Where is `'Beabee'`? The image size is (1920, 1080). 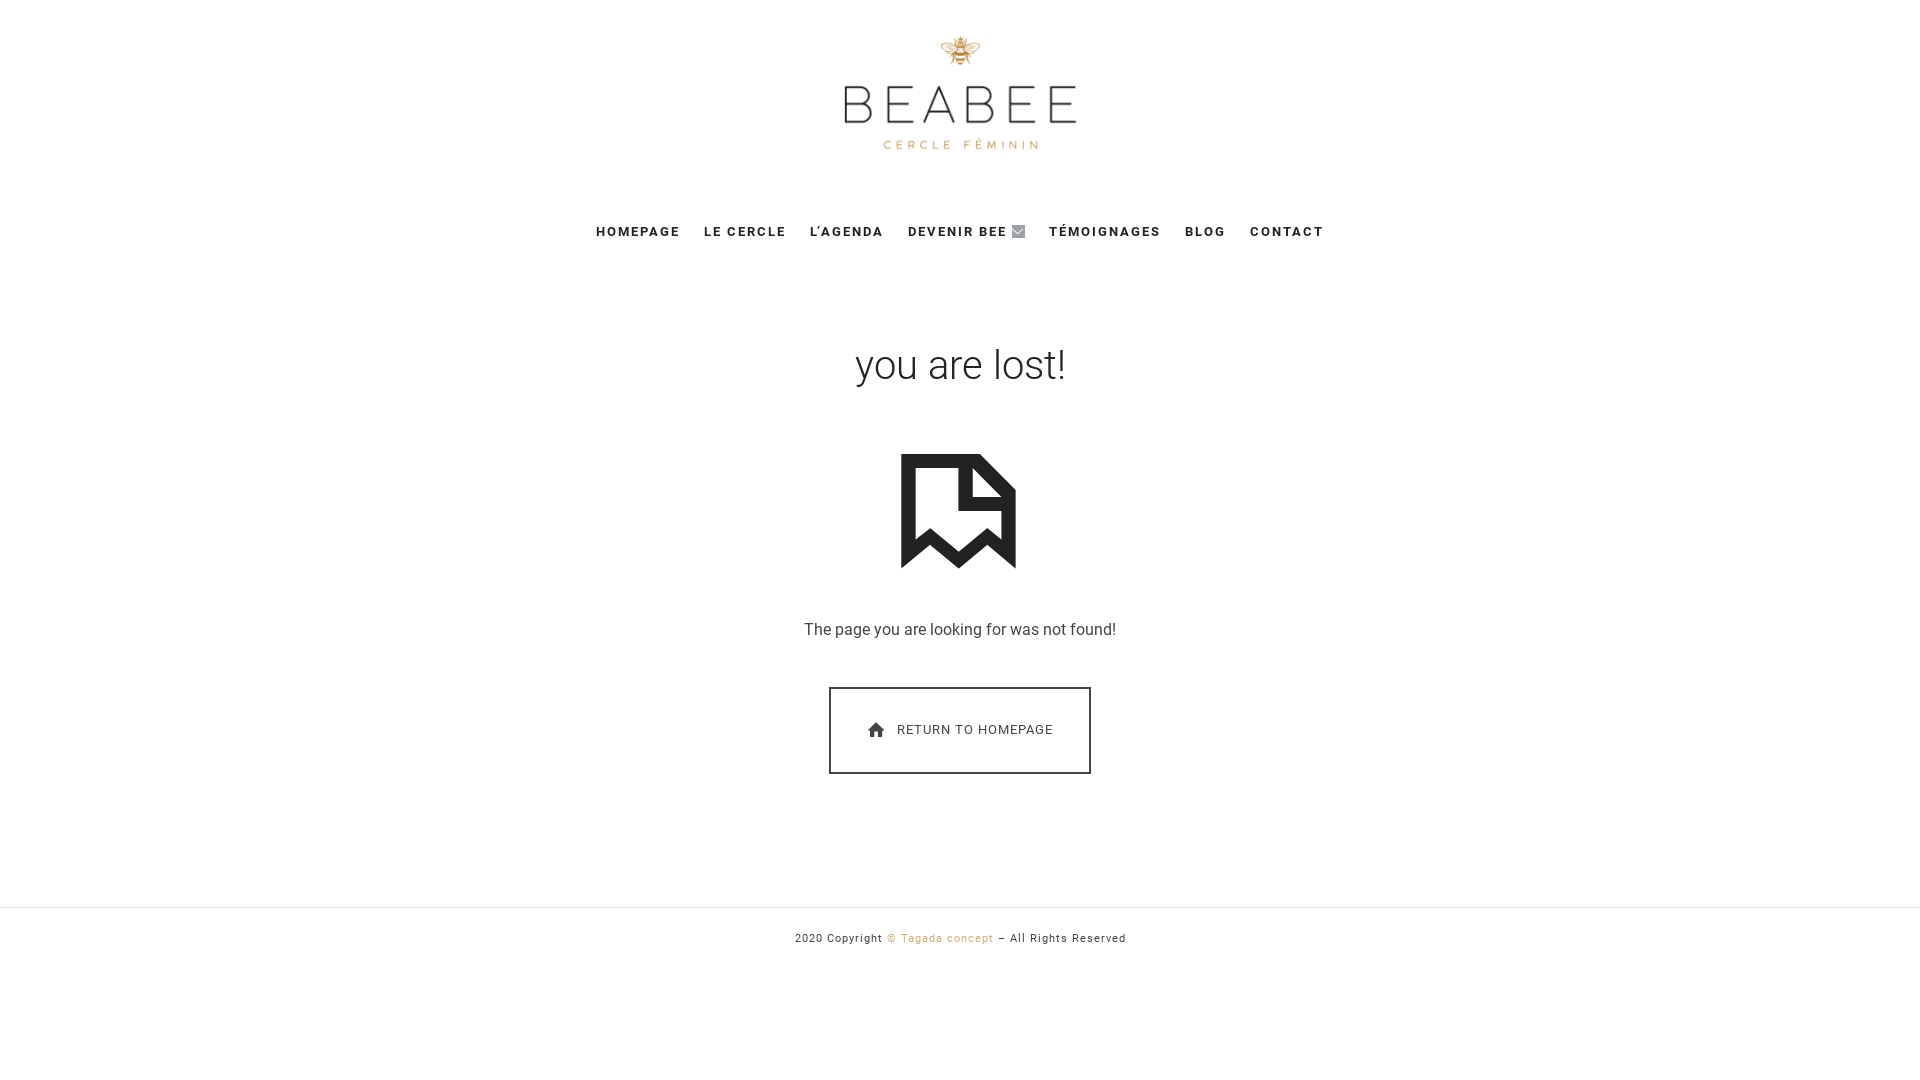
'Beabee' is located at coordinates (840, 92).